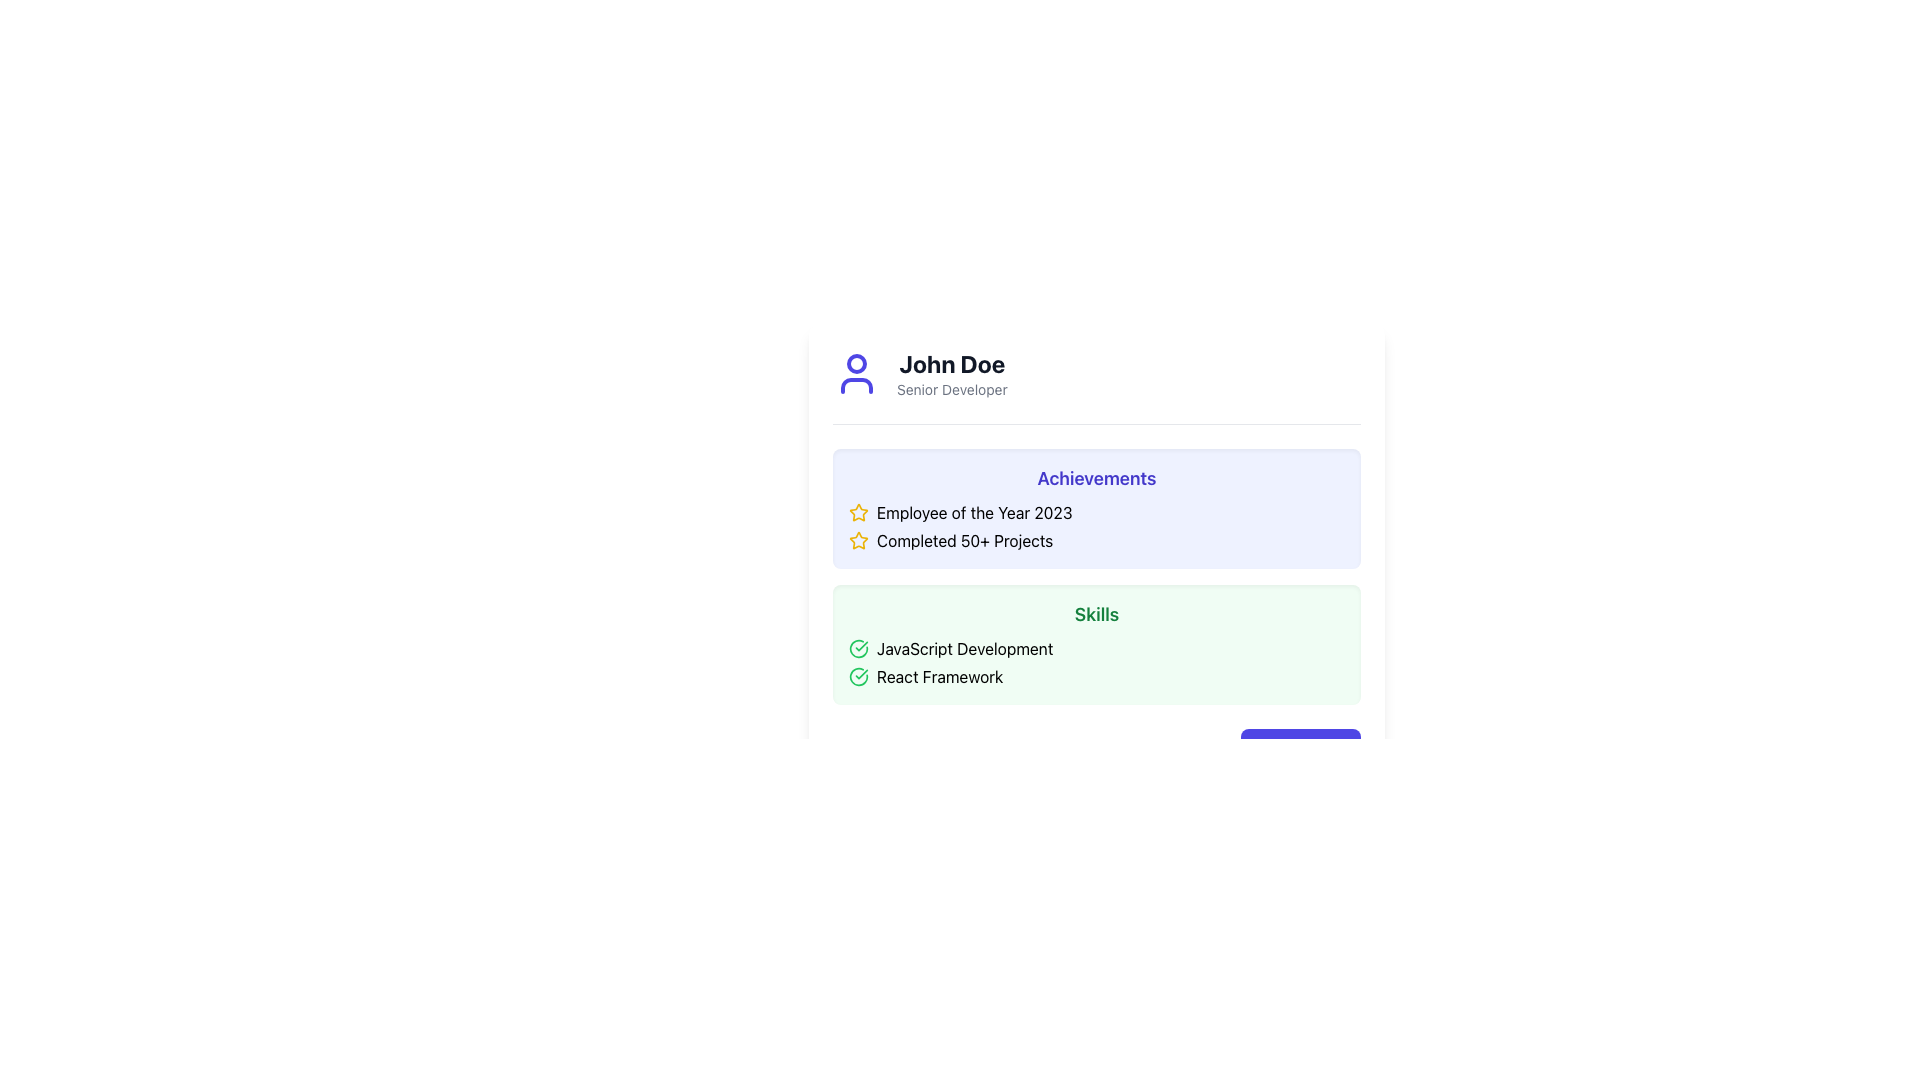 The height and width of the screenshot is (1080, 1920). What do you see at coordinates (950, 363) in the screenshot?
I see `the text 'John Doe', which is displayed in a bold, large font style, dark gray color on a white background, positioned above the text 'Senior Developer'` at bounding box center [950, 363].